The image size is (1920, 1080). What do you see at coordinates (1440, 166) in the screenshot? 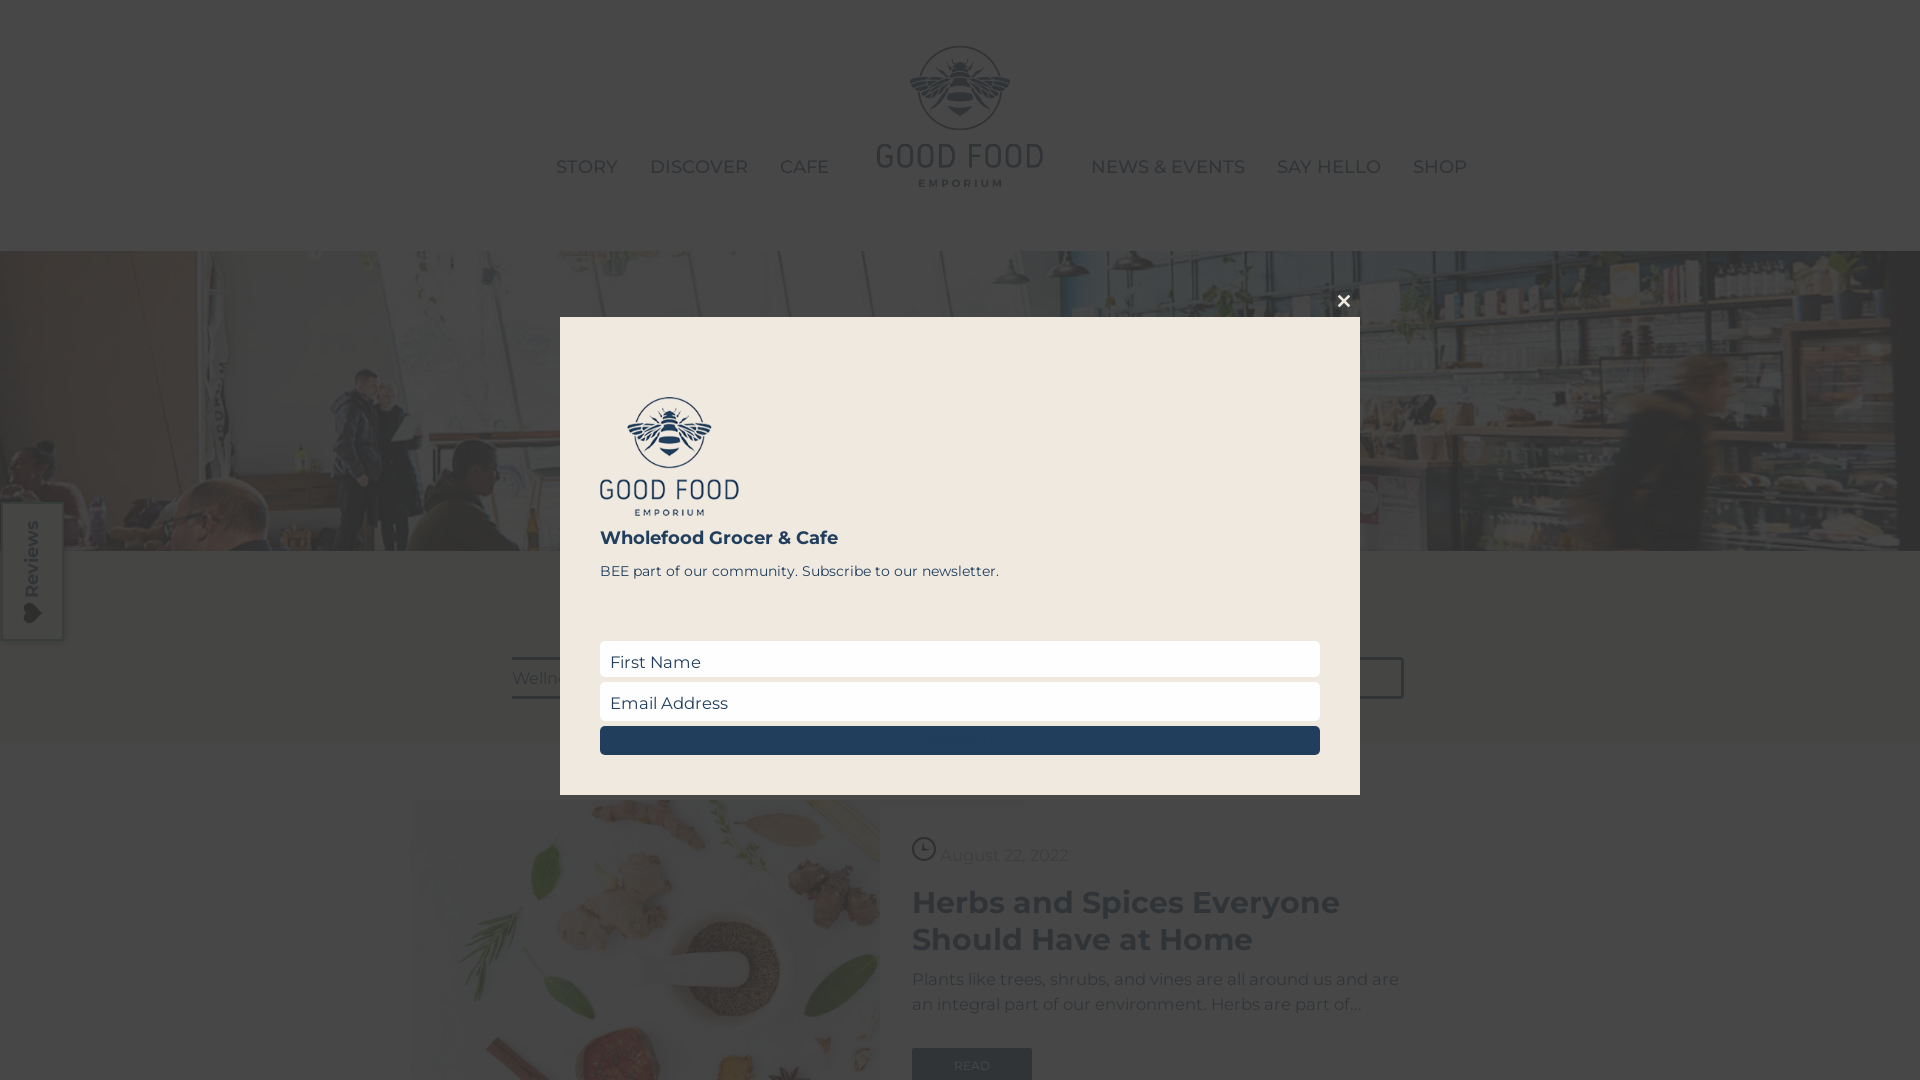
I see `'SHOP'` at bounding box center [1440, 166].